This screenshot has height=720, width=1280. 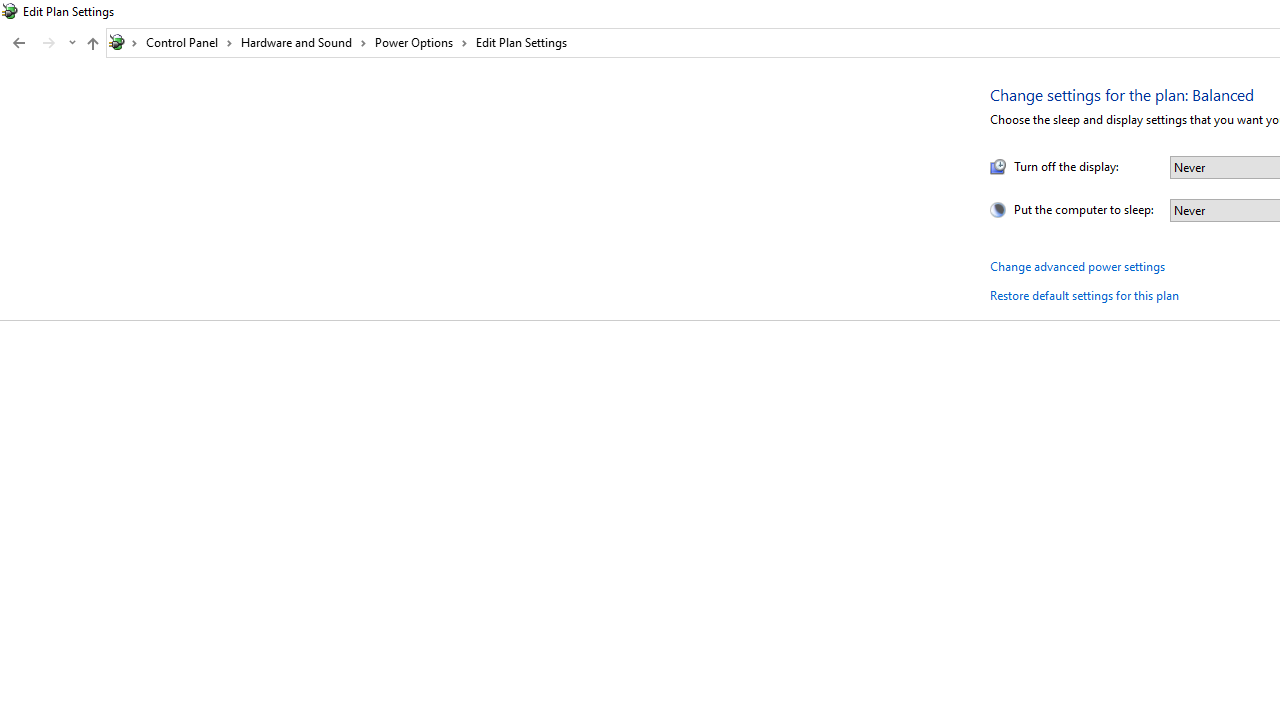 I want to click on 'Forward (Alt + Right Arrow)', so click(x=49, y=43).